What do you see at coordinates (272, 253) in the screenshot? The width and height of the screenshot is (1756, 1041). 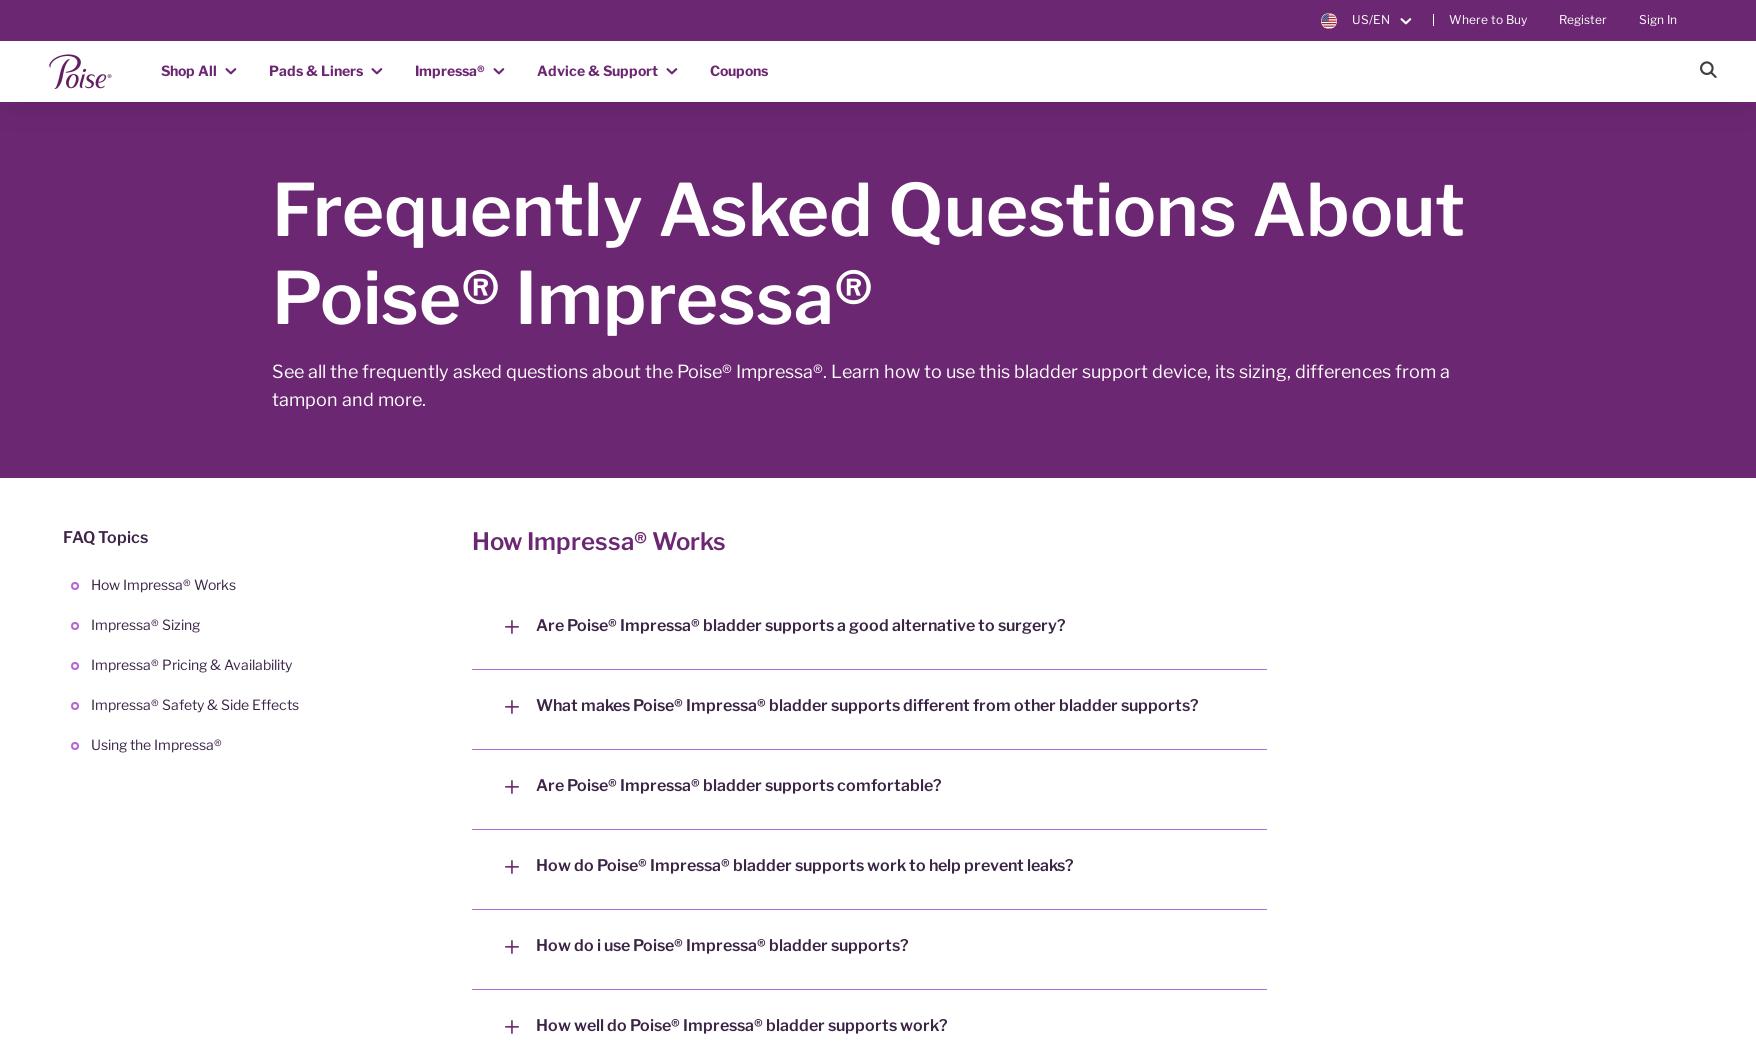 I see `'Frequently Asked Questions About Poise® Impressa®'` at bounding box center [272, 253].